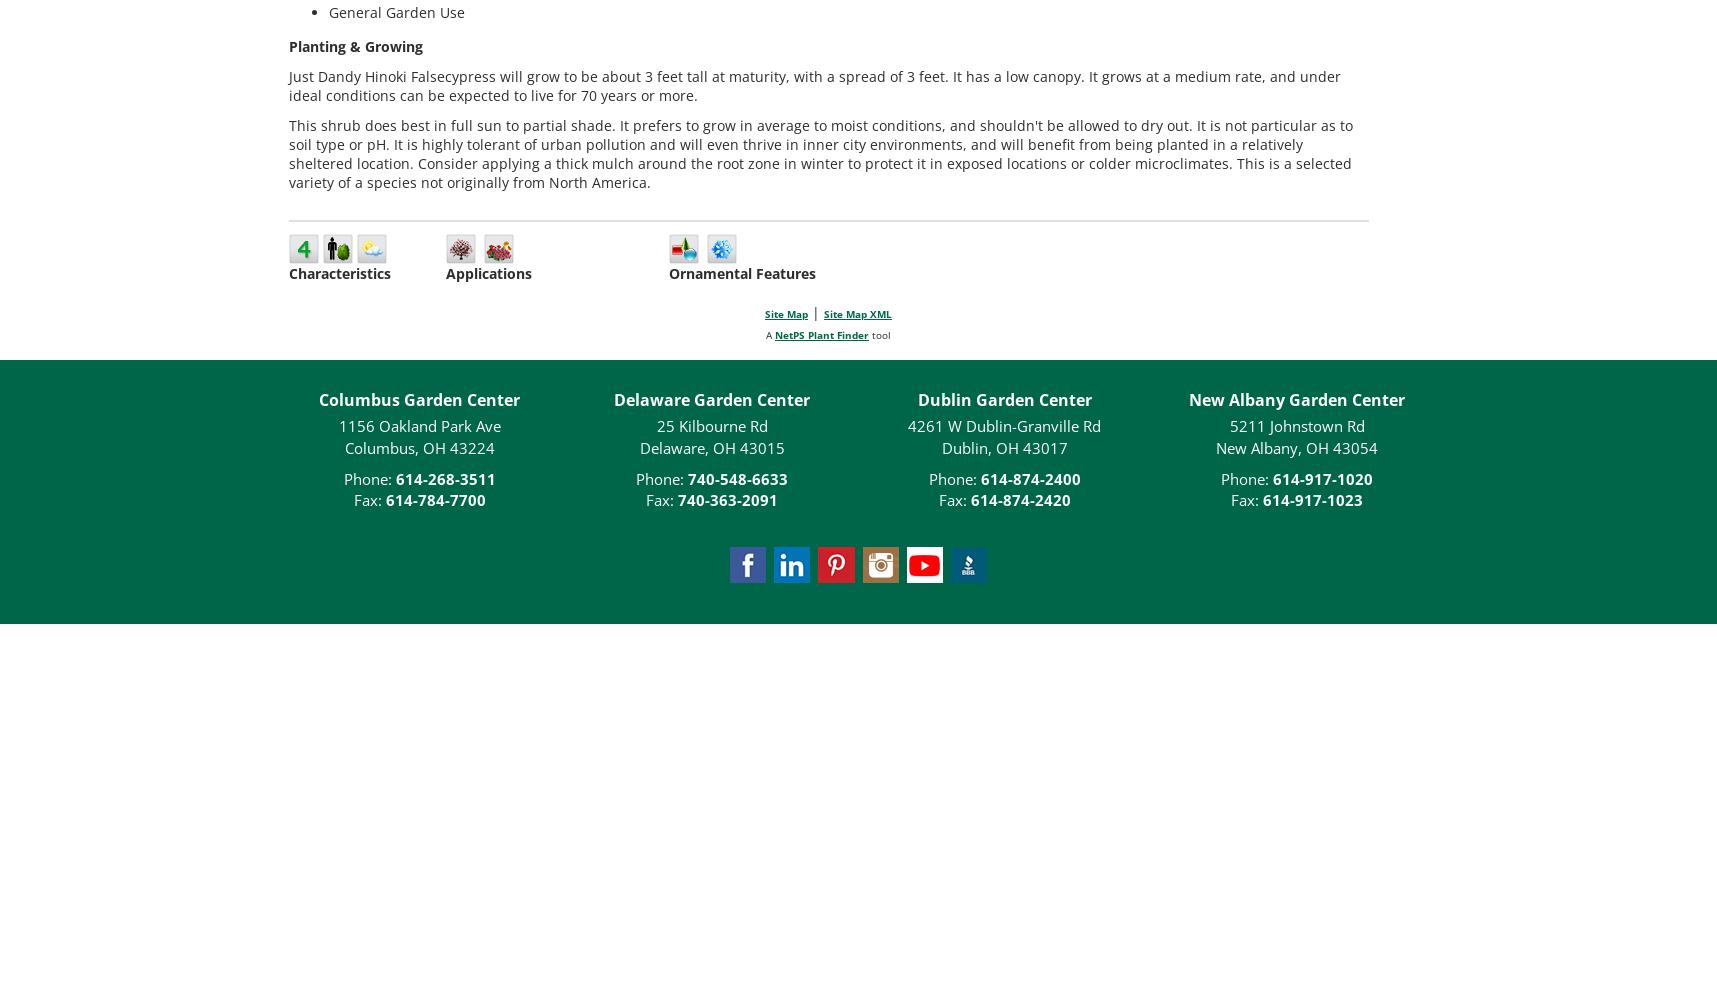 This screenshot has width=1717, height=1000. Describe the element at coordinates (1029, 478) in the screenshot. I see `'614-874-2400'` at that location.